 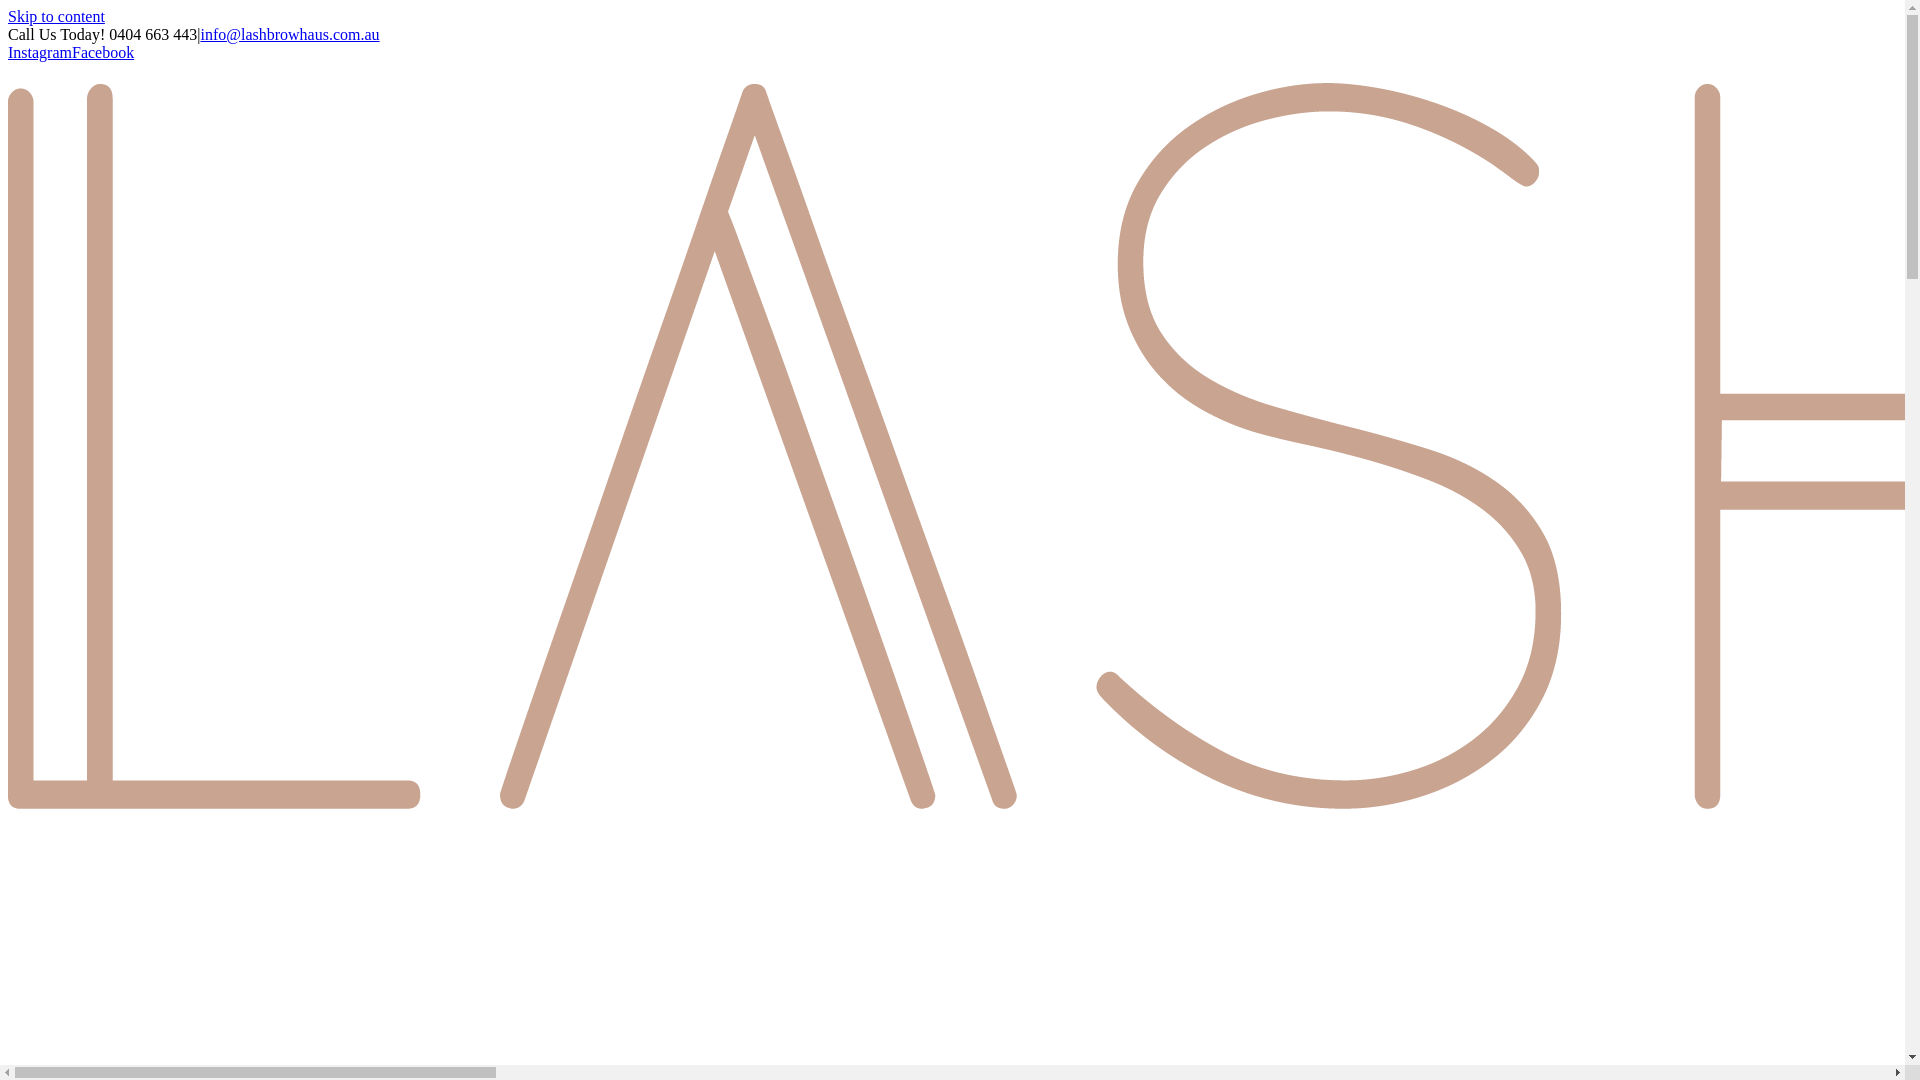 What do you see at coordinates (101, 51) in the screenshot?
I see `'Facebook'` at bounding box center [101, 51].